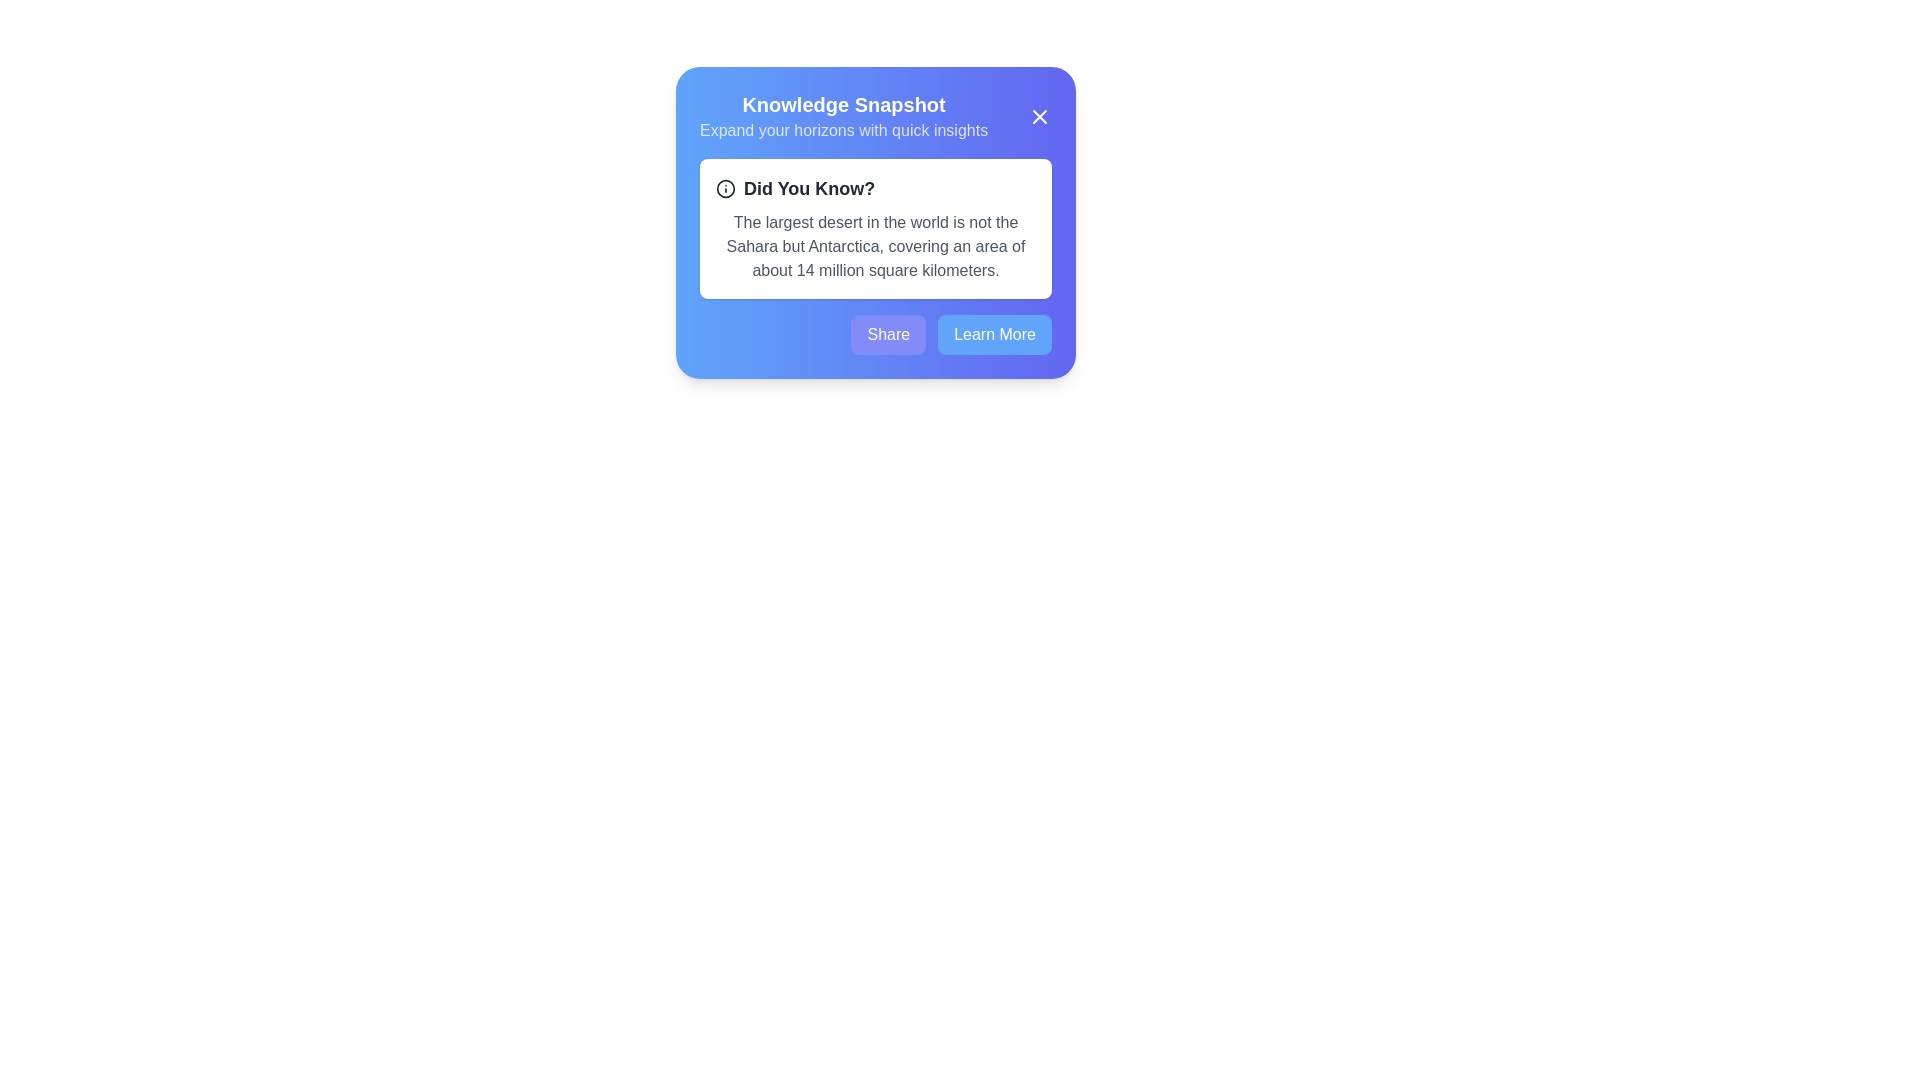 The height and width of the screenshot is (1080, 1920). I want to click on the button labeled 'Learn More' with rounded edges and a blue background, so click(994, 334).